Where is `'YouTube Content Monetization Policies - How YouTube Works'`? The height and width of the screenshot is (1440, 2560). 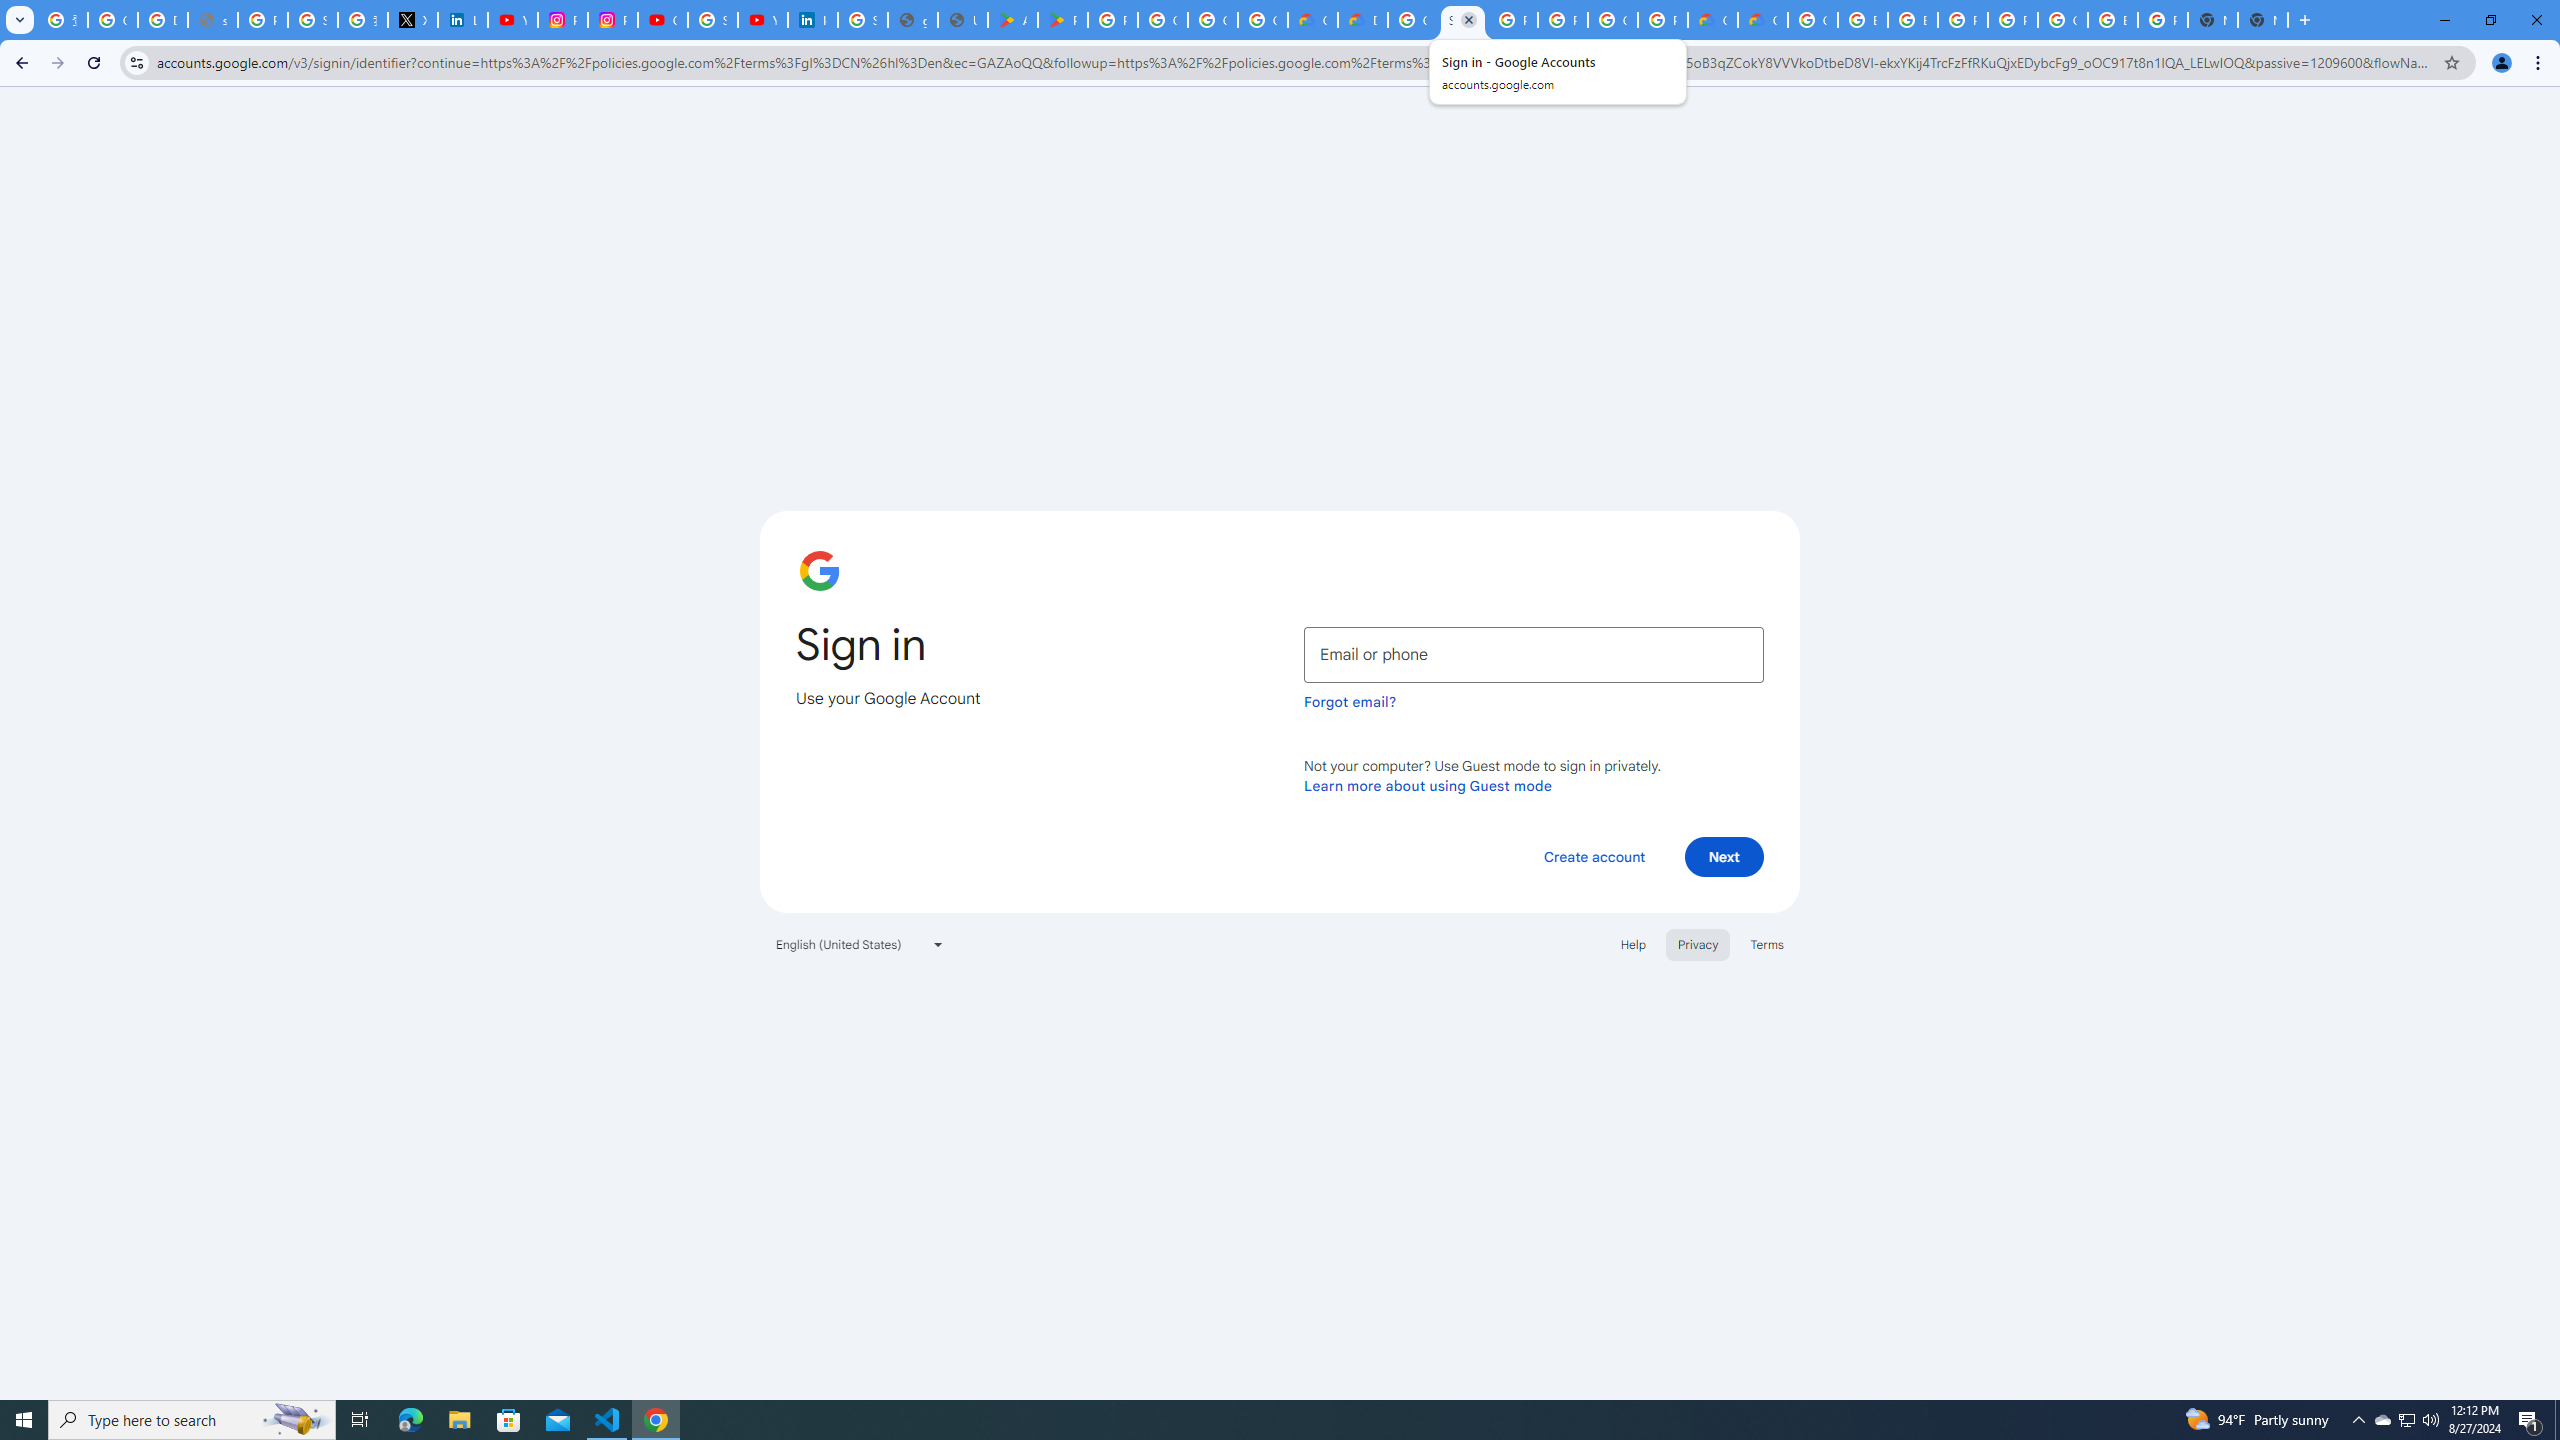
'YouTube Content Monetization Policies - How YouTube Works' is located at coordinates (513, 19).